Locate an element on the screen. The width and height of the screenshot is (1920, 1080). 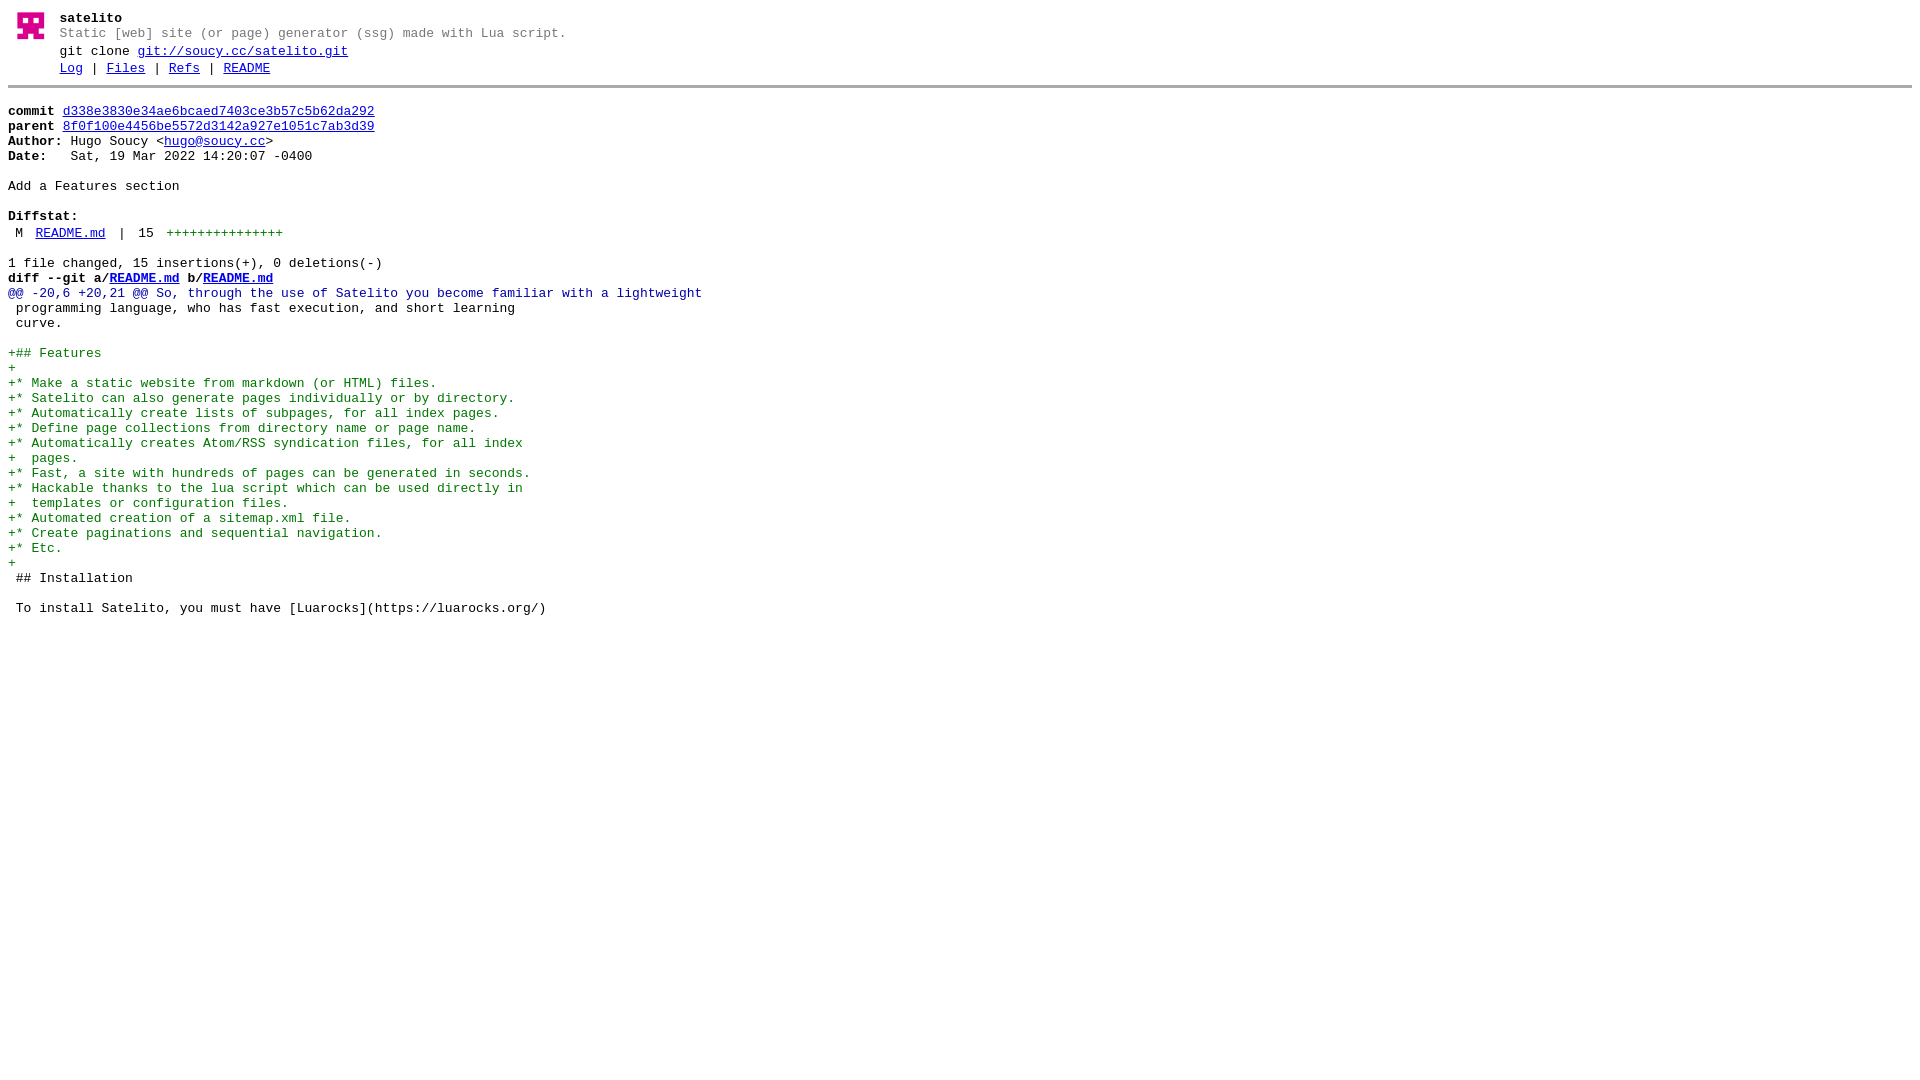
'README' is located at coordinates (245, 67).